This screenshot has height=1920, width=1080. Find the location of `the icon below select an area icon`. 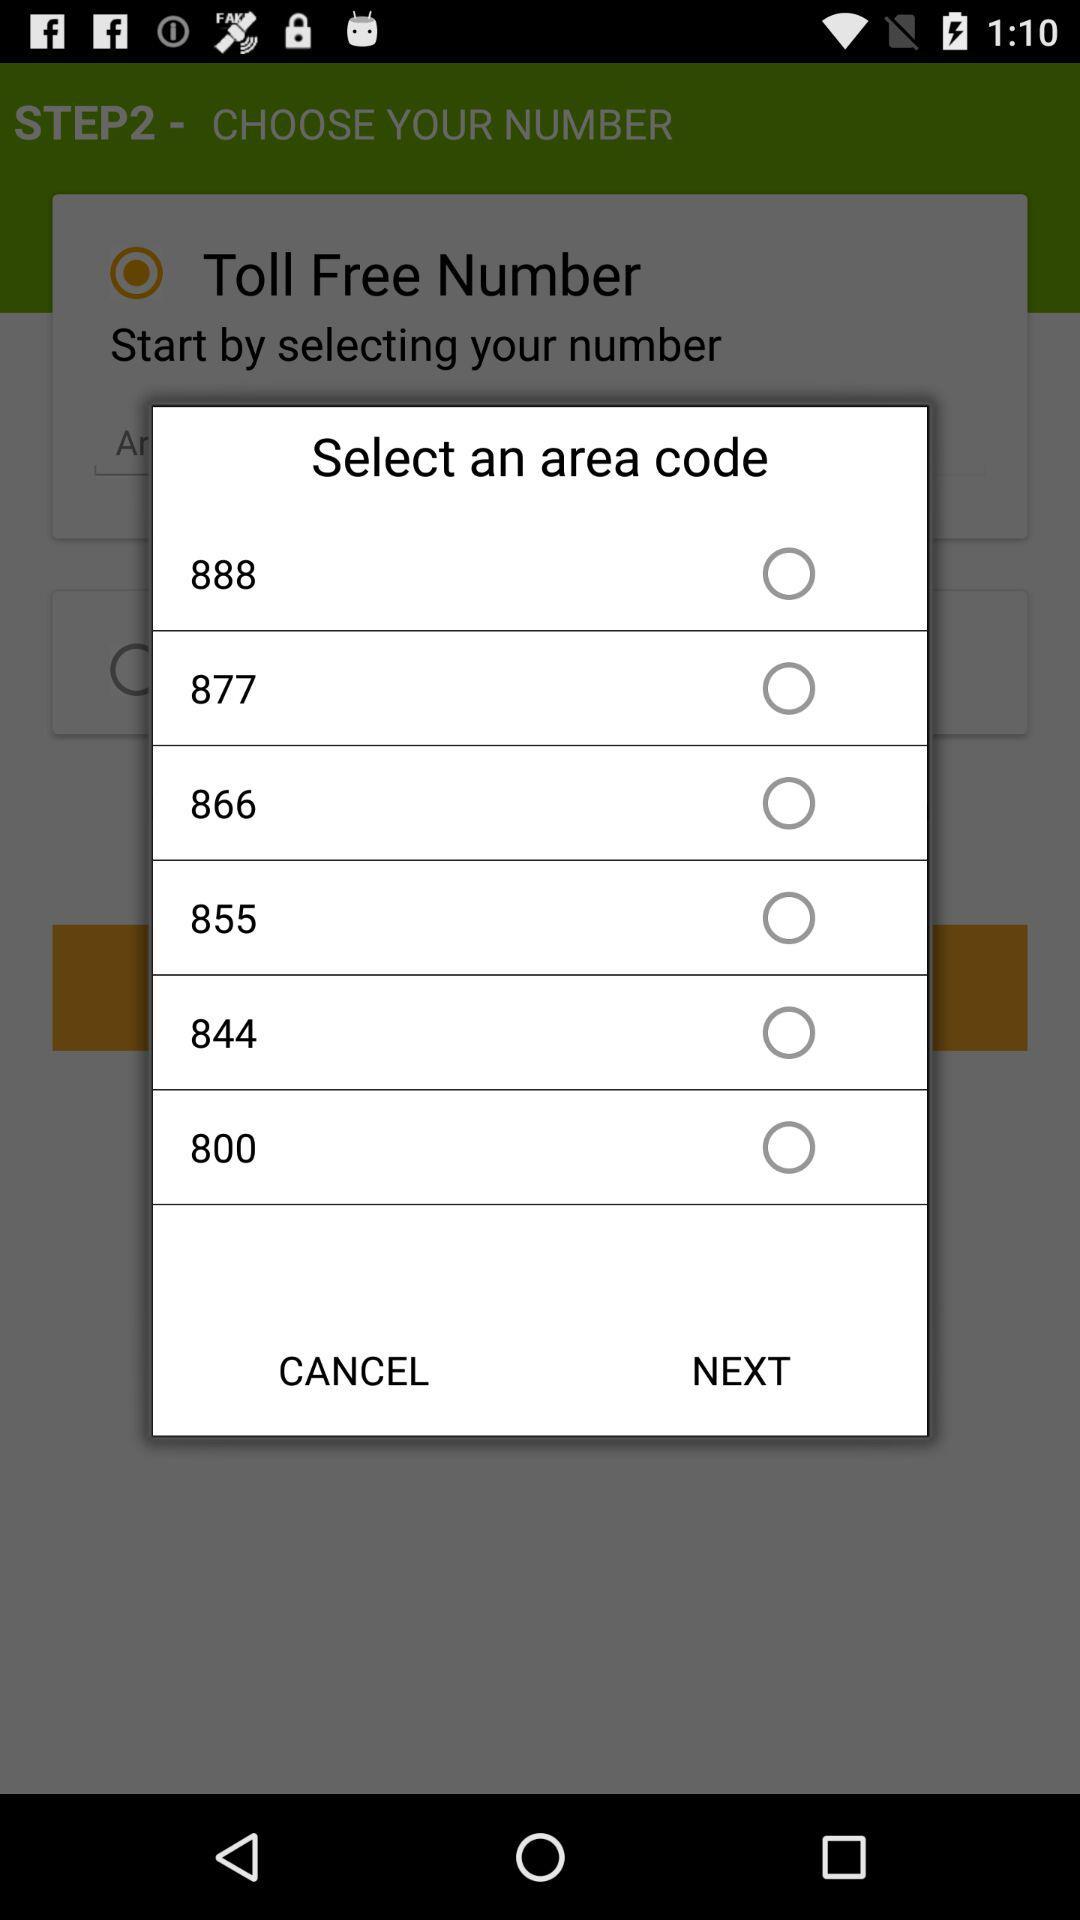

the icon below select an area icon is located at coordinates (424, 572).